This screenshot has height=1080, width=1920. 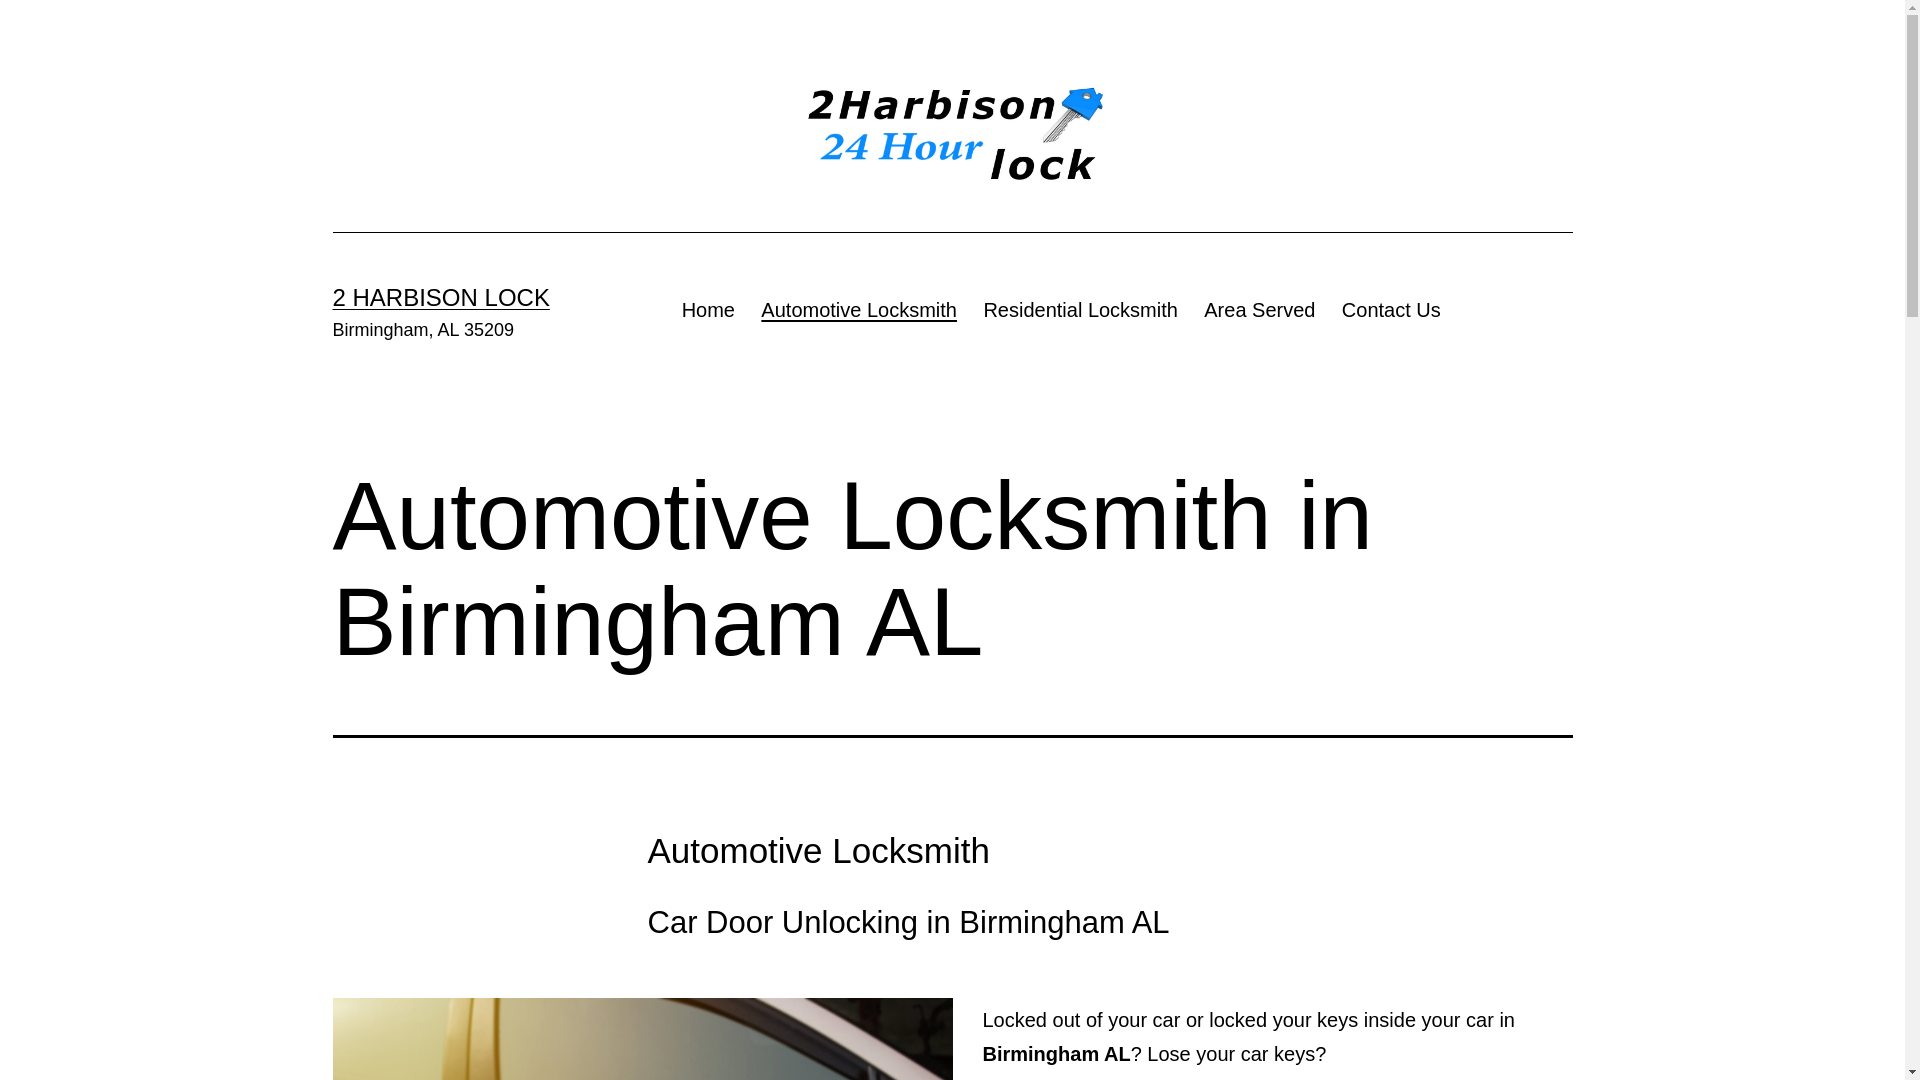 I want to click on '2 HARBISON LOCK', so click(x=439, y=297).